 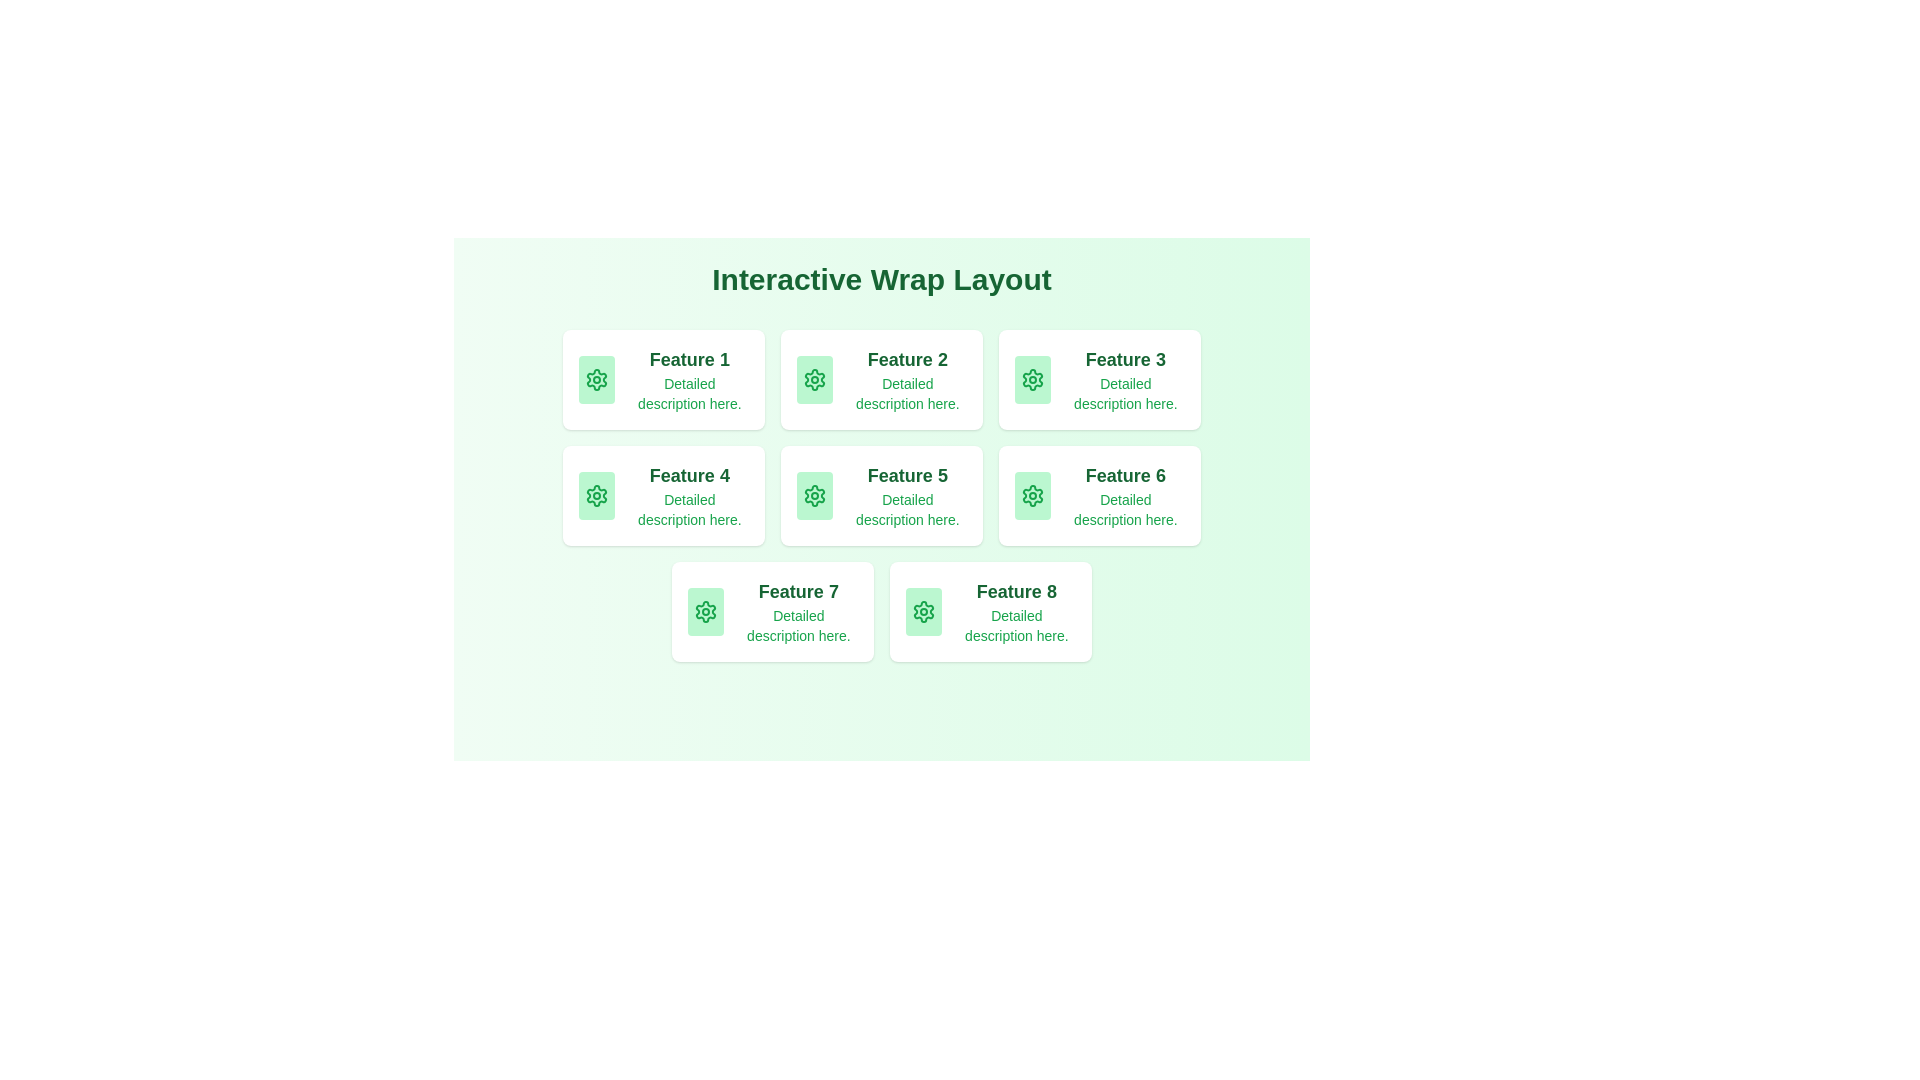 What do you see at coordinates (595, 380) in the screenshot?
I see `the small square-shaped icon with a soft green background and a circular settings gear symbol, located in the top-left segment of the grid layout under 'Interactive Wrap Layout', aligned with 'Feature 1'` at bounding box center [595, 380].